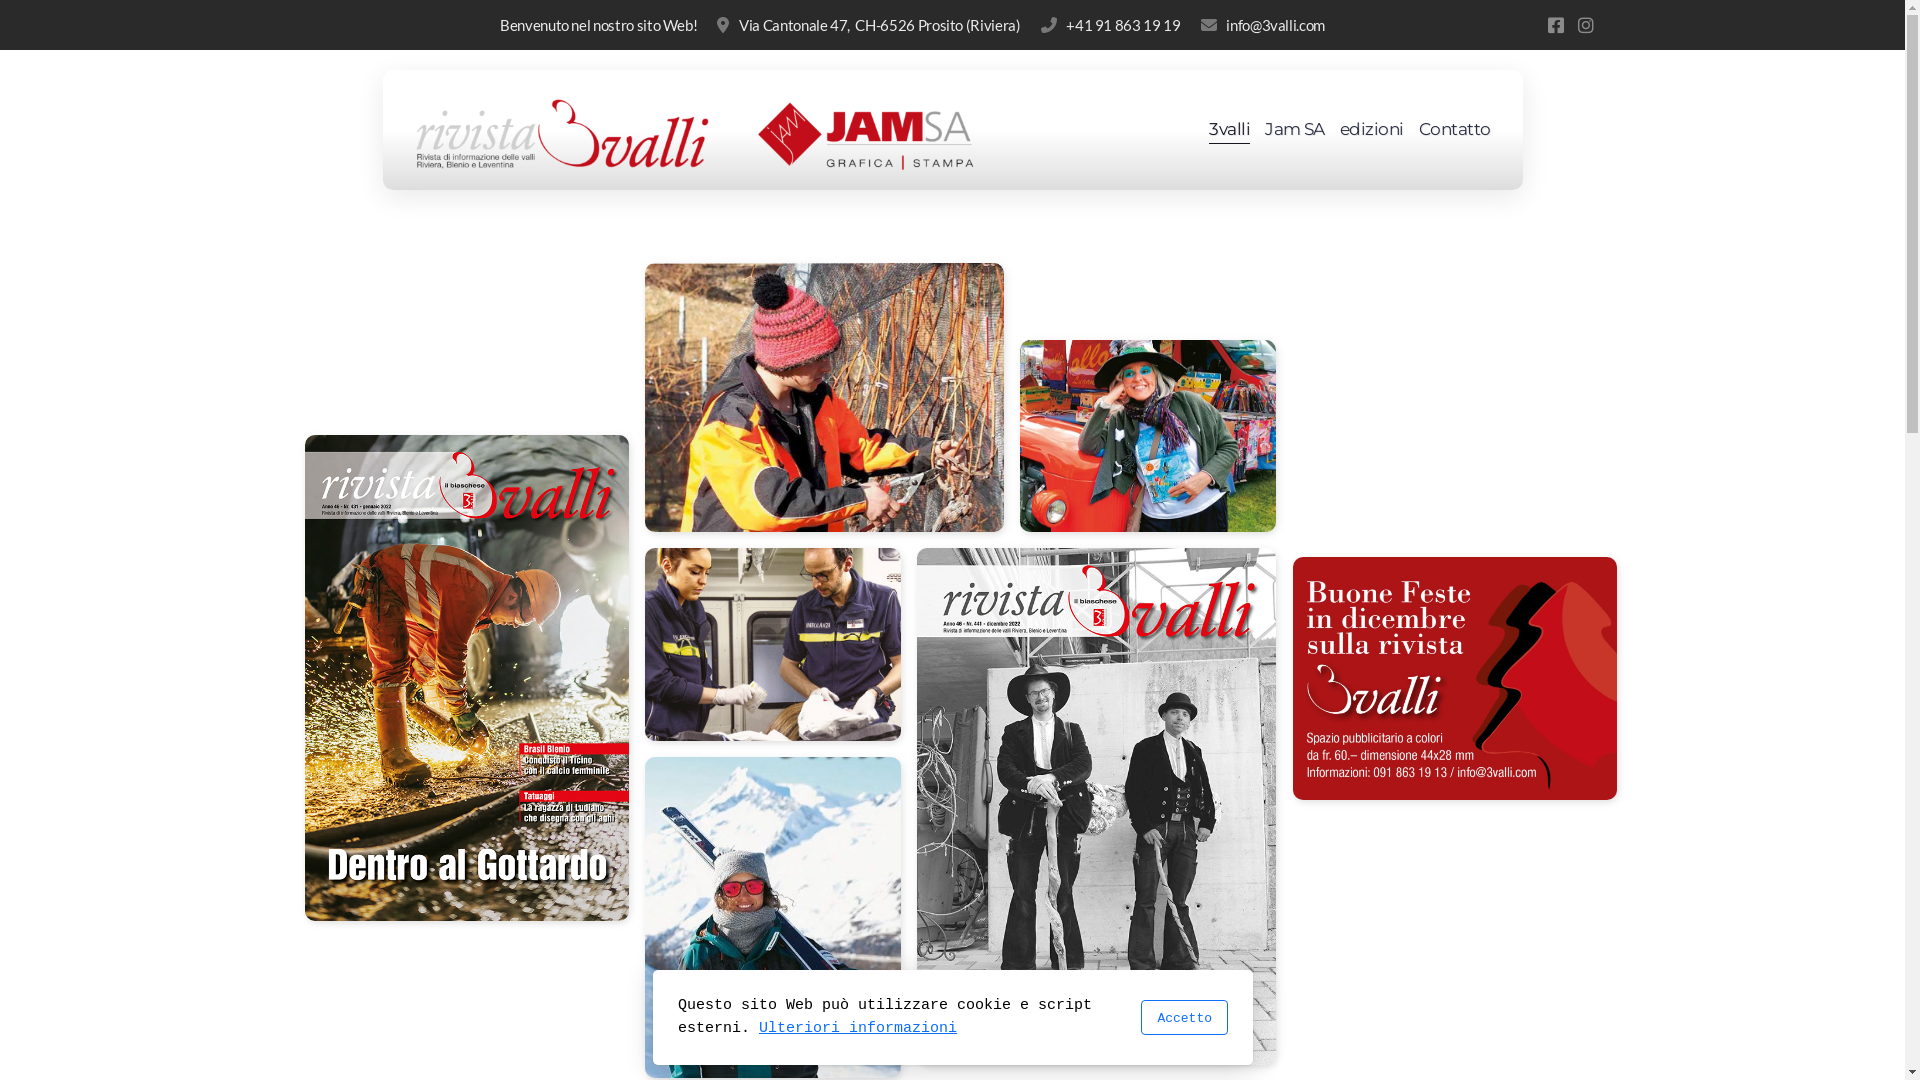  Describe the element at coordinates (1295, 130) in the screenshot. I see `'Jam SA'` at that location.